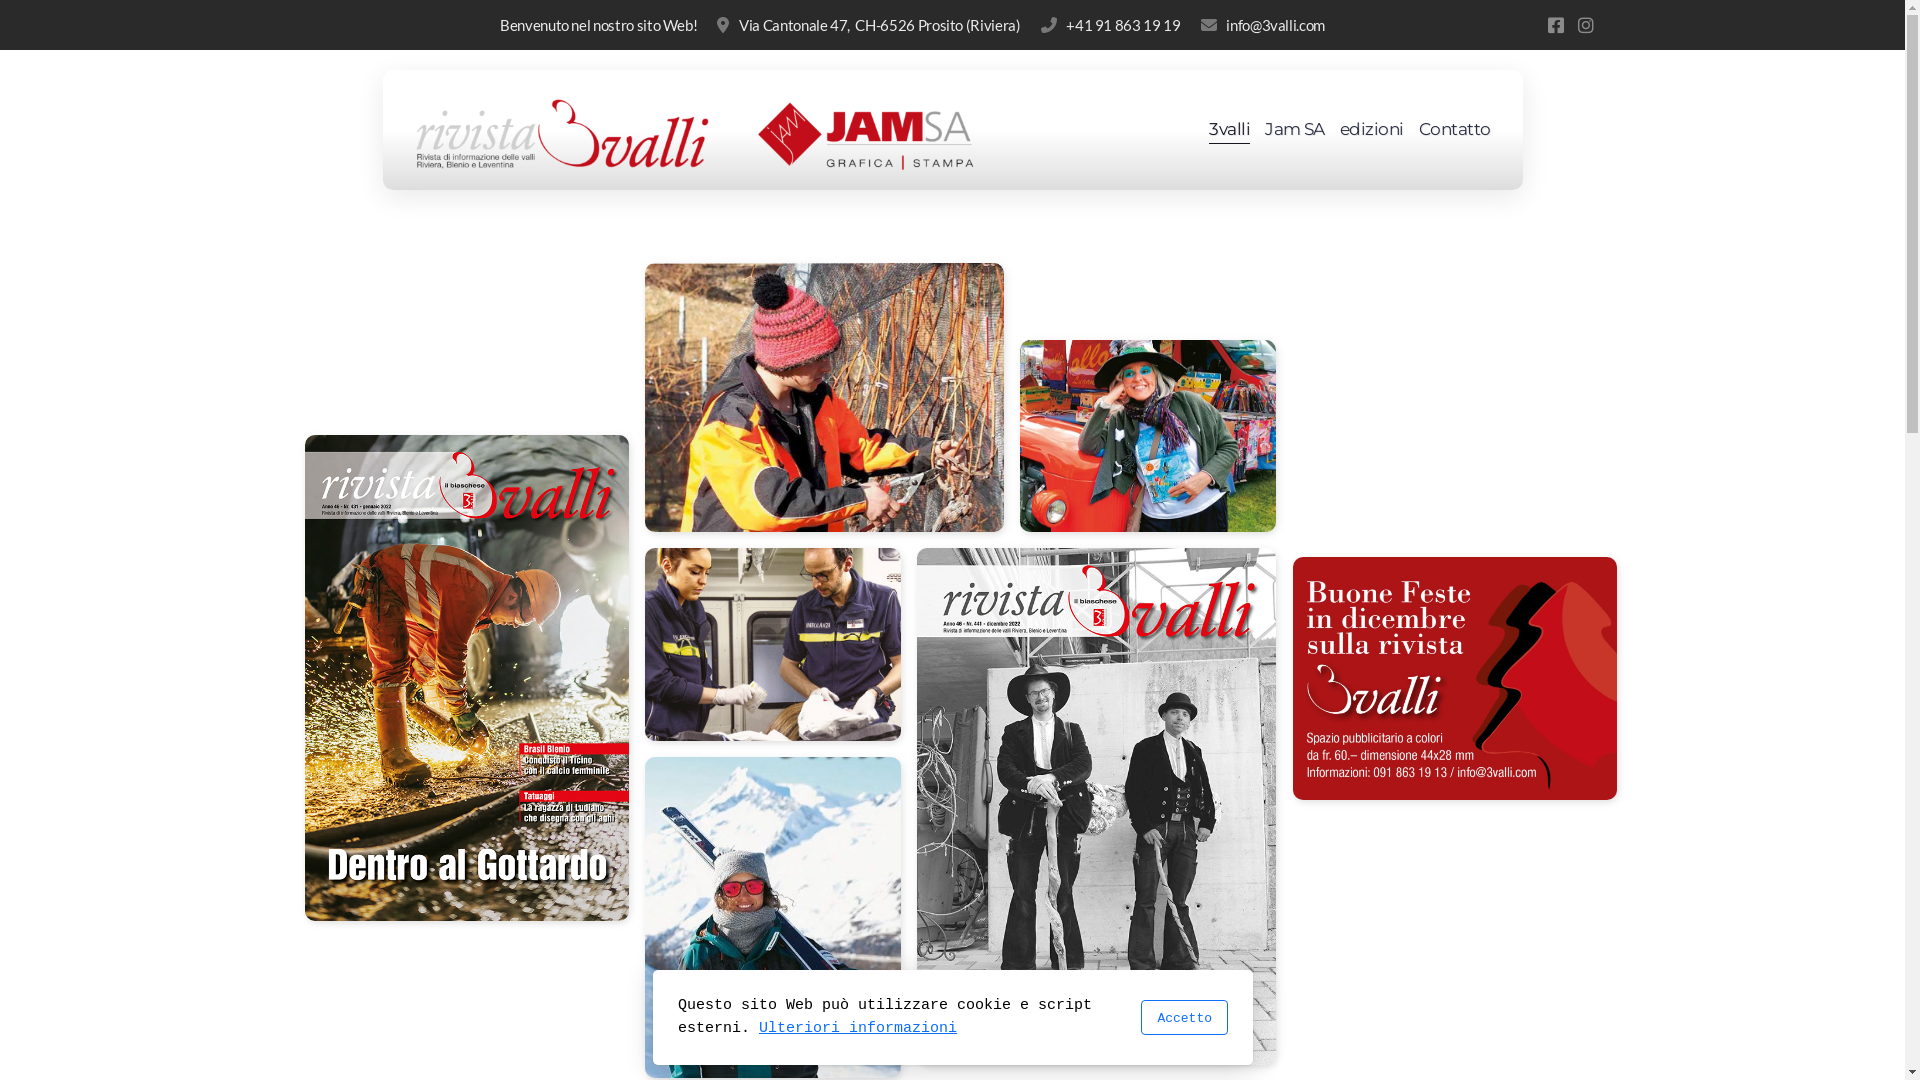  Describe the element at coordinates (1295, 130) in the screenshot. I see `'Jam SA'` at that location.